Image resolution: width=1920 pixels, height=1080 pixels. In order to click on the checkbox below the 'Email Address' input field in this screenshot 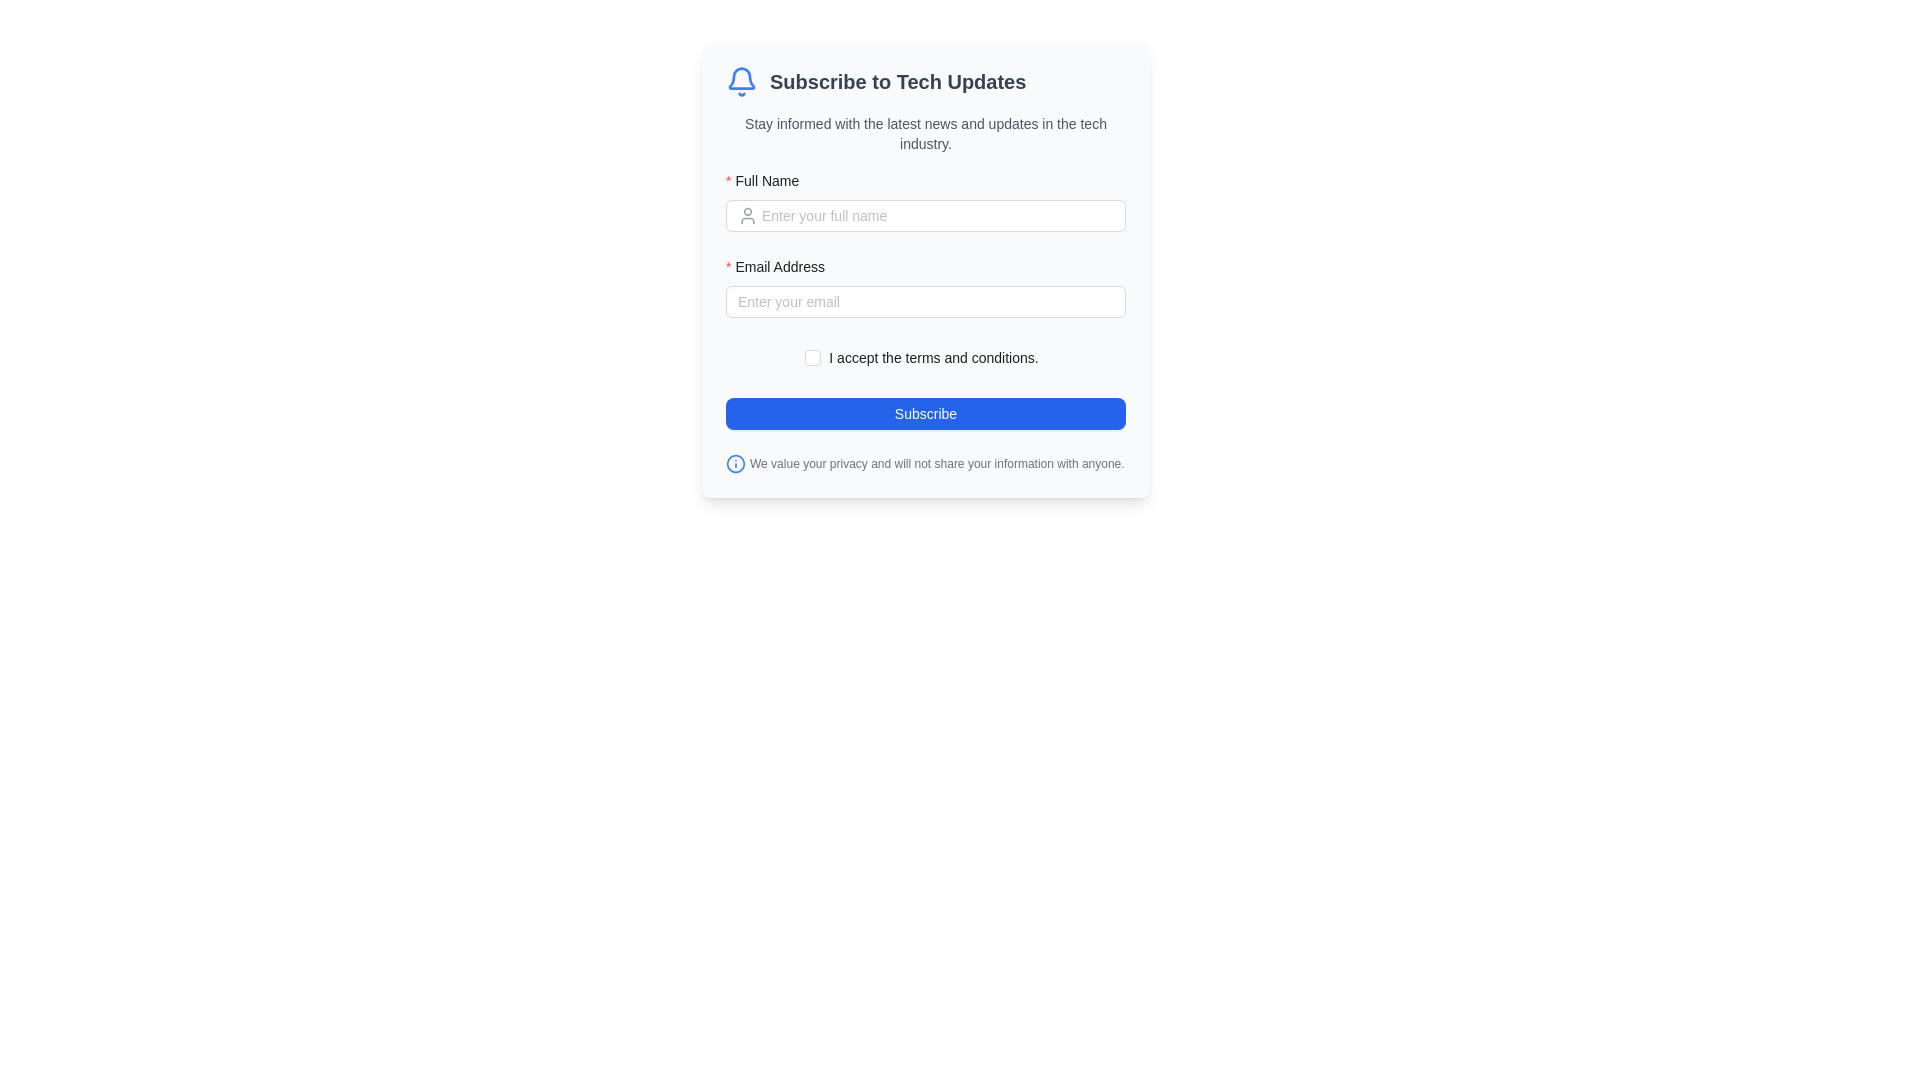, I will do `click(812, 356)`.